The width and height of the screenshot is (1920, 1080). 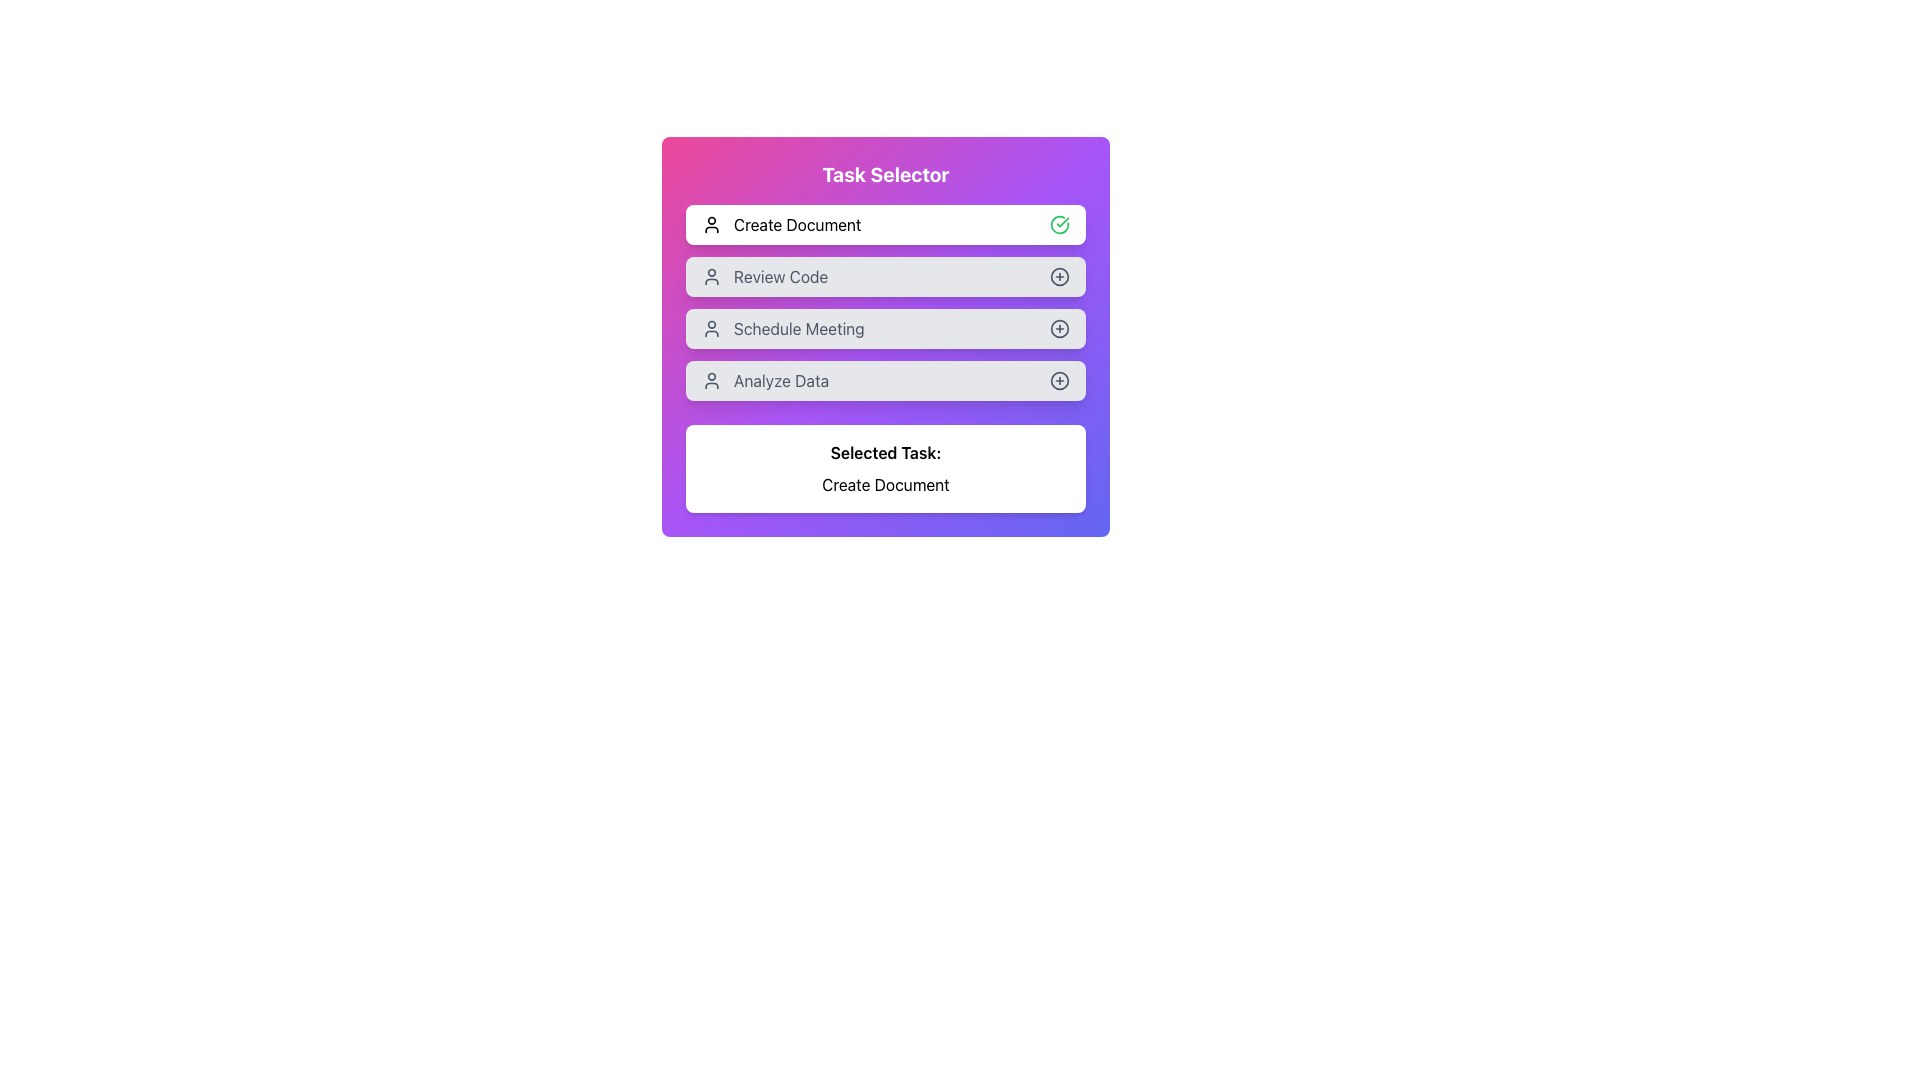 I want to click on the 'Review Code' button, which is the second button, so click(x=885, y=277).